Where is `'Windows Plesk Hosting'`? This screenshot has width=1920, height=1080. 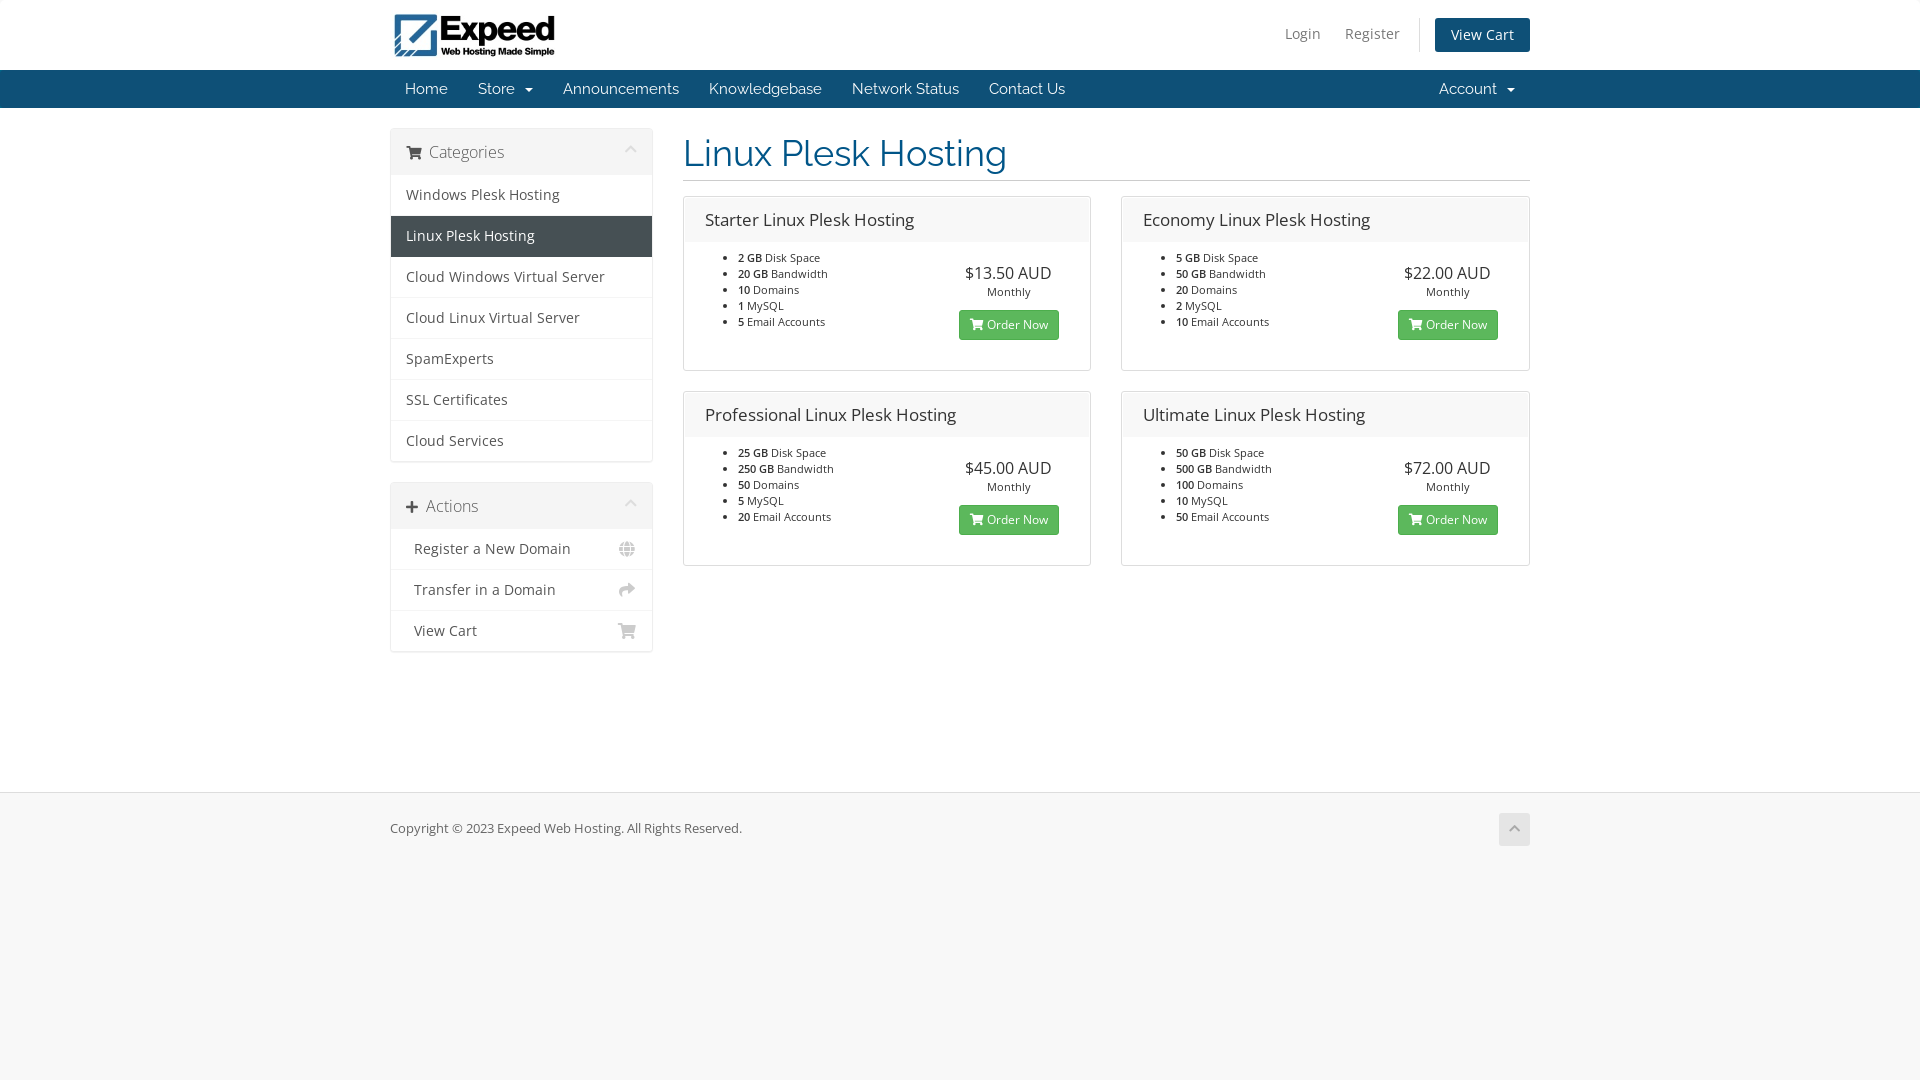
'Windows Plesk Hosting' is located at coordinates (521, 195).